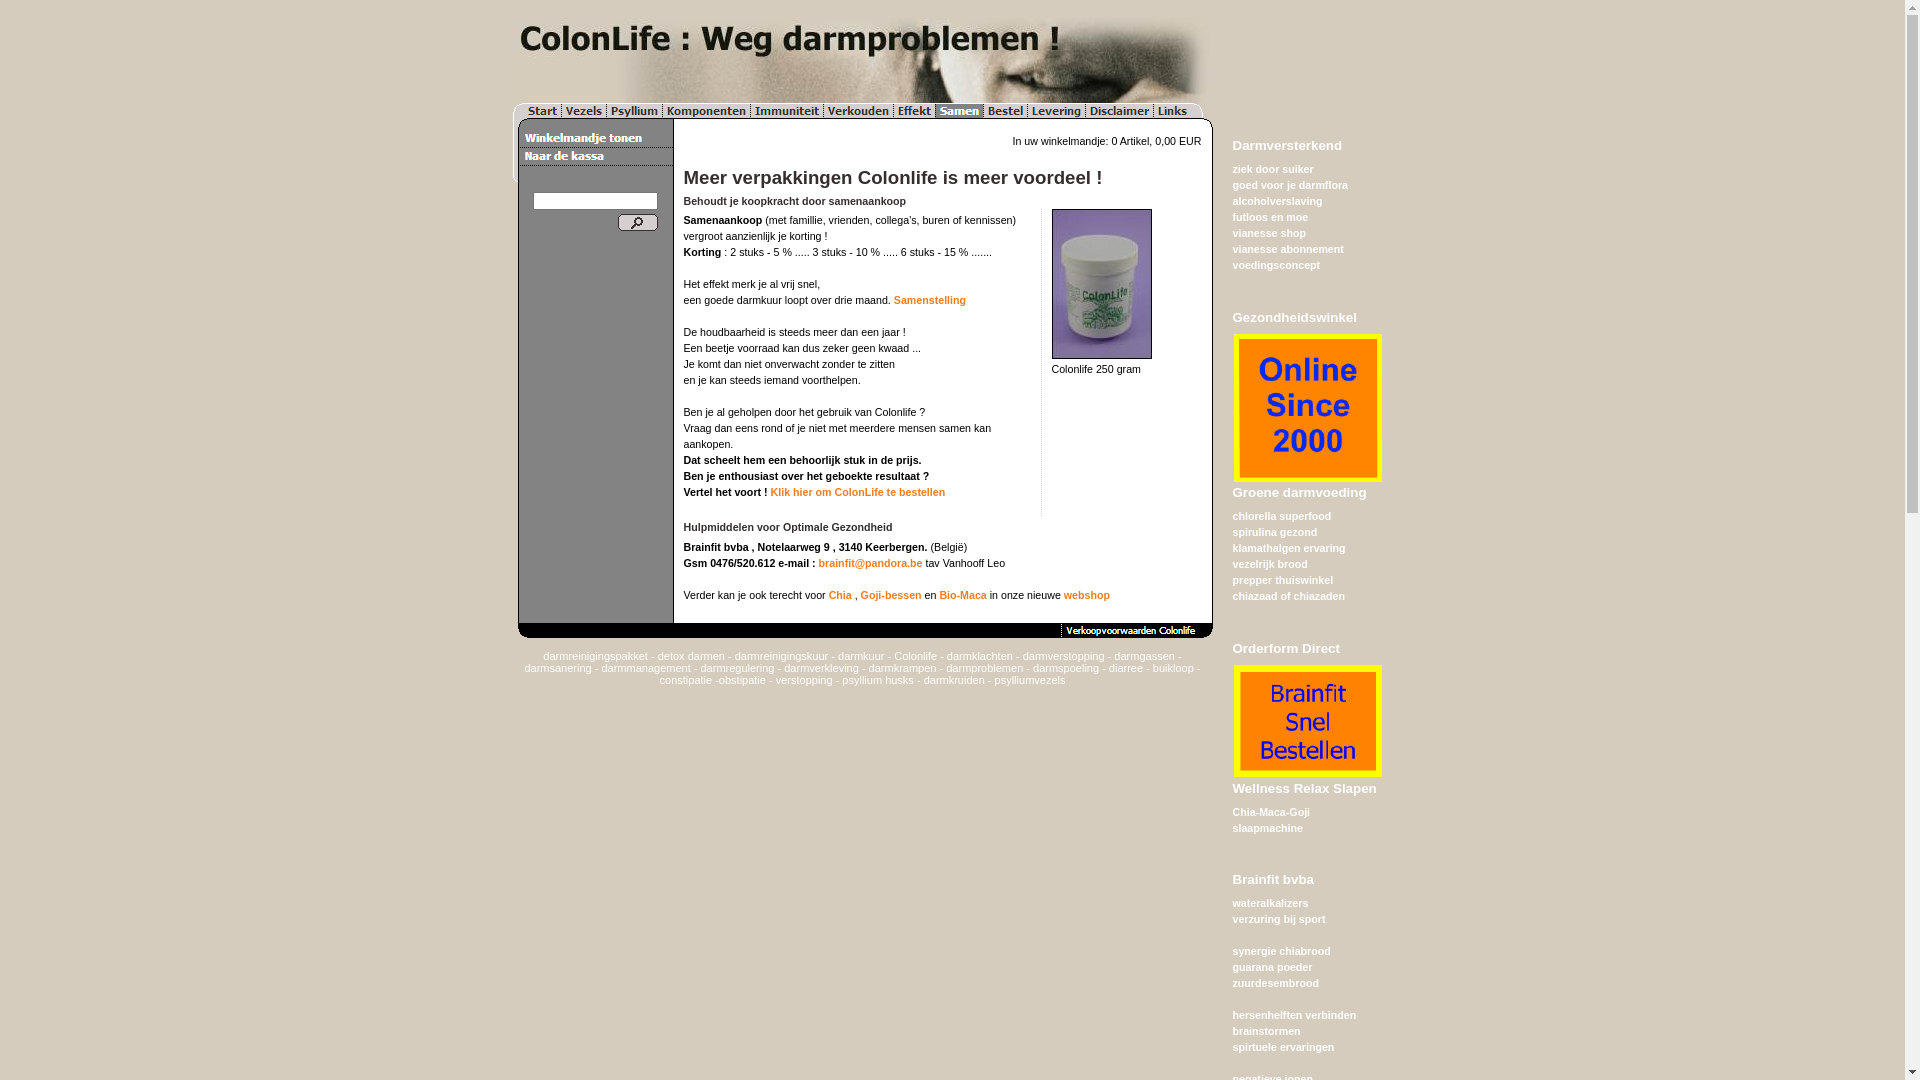  What do you see at coordinates (1269, 902) in the screenshot?
I see `'wateralkalizers'` at bounding box center [1269, 902].